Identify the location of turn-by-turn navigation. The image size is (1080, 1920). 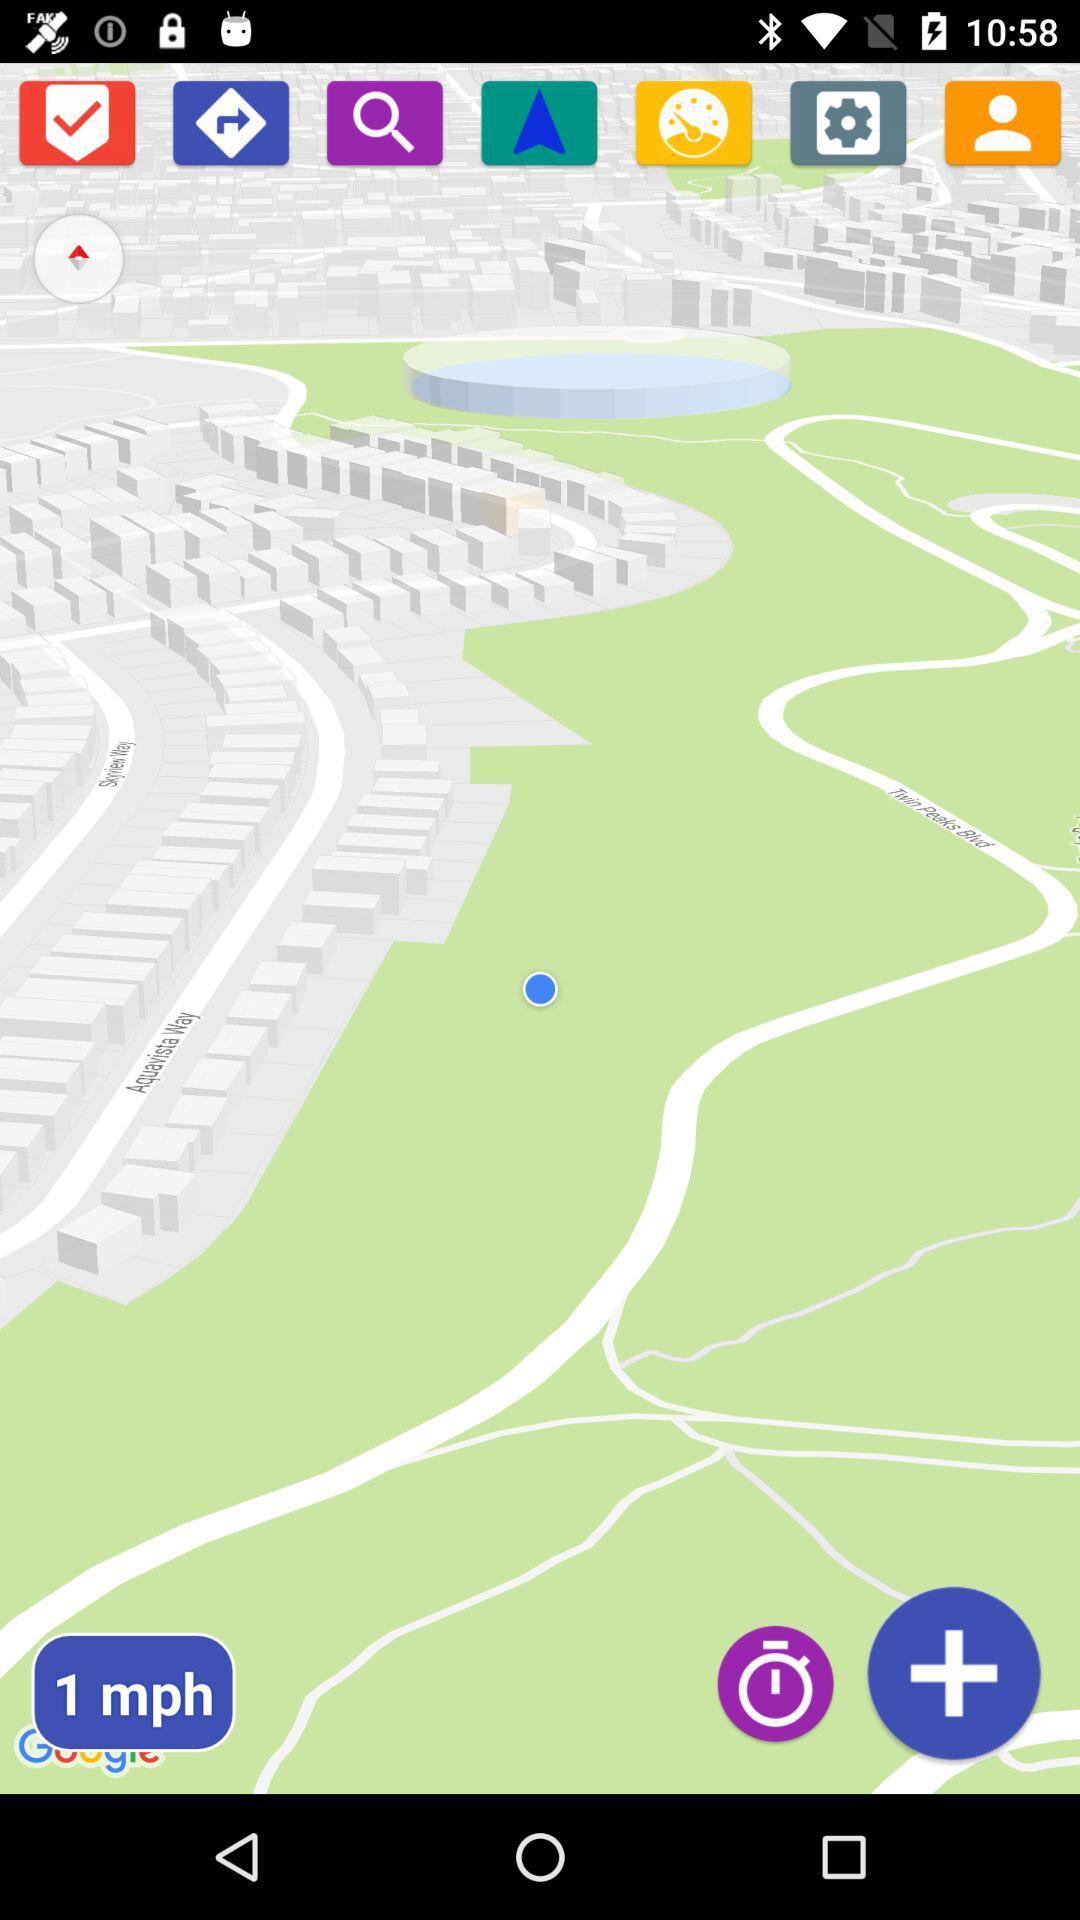
(229, 121).